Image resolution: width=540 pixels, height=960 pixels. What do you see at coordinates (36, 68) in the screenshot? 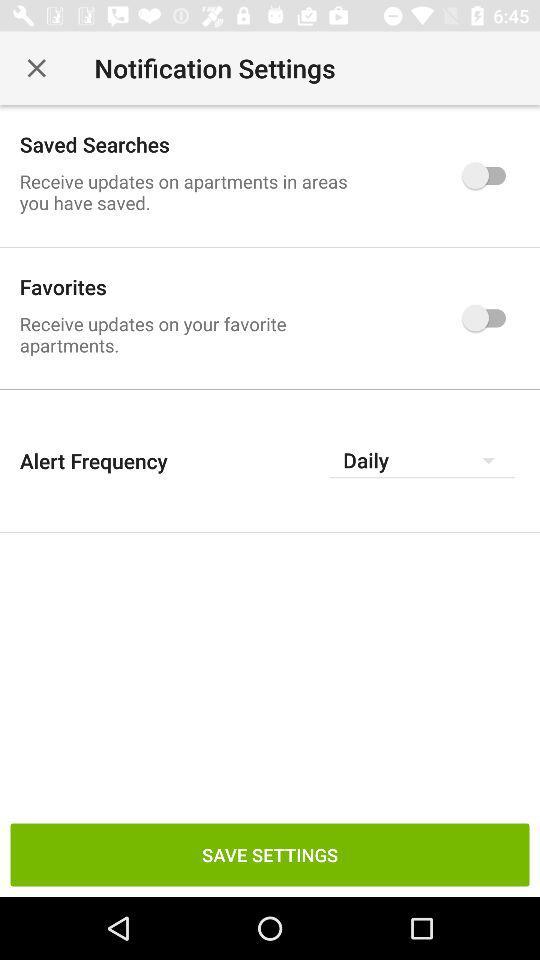
I see `the item next to notification settings item` at bounding box center [36, 68].